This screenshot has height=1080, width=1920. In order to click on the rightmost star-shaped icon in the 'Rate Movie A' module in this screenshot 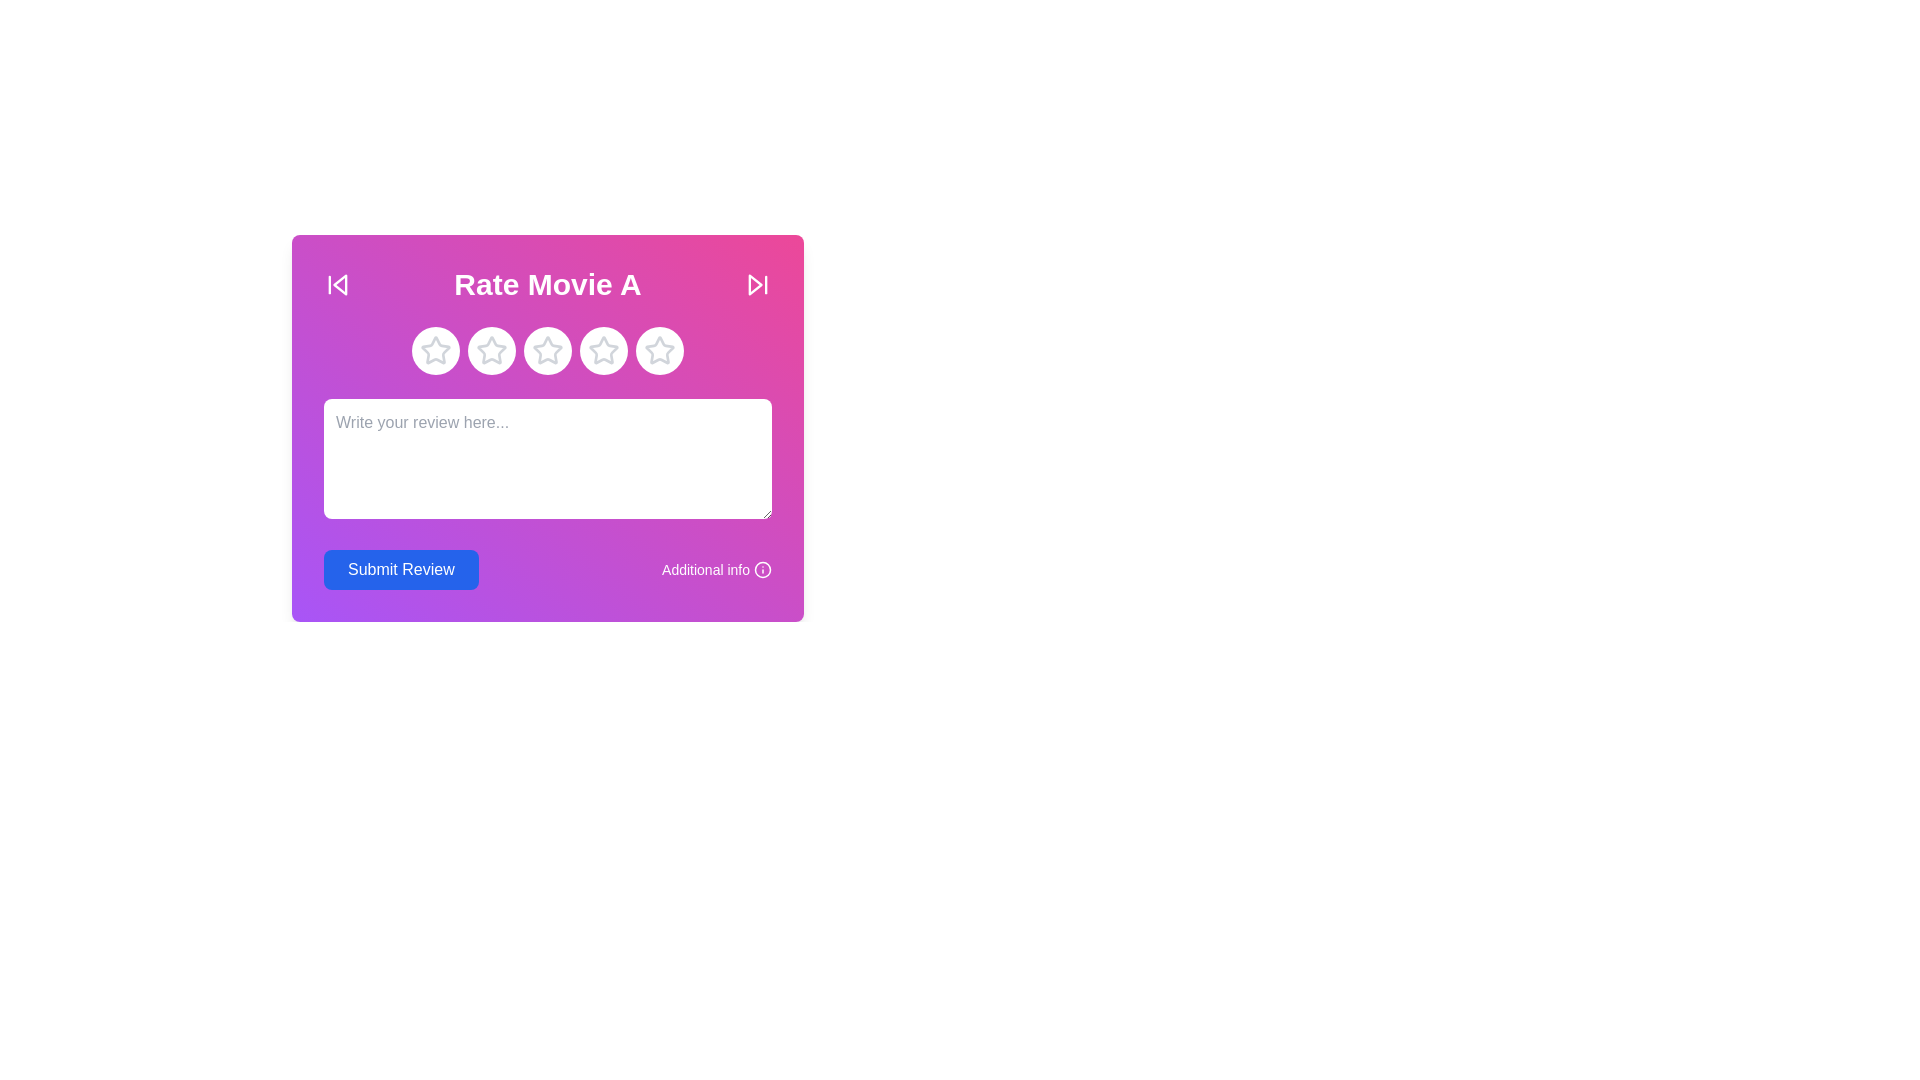, I will do `click(660, 350)`.